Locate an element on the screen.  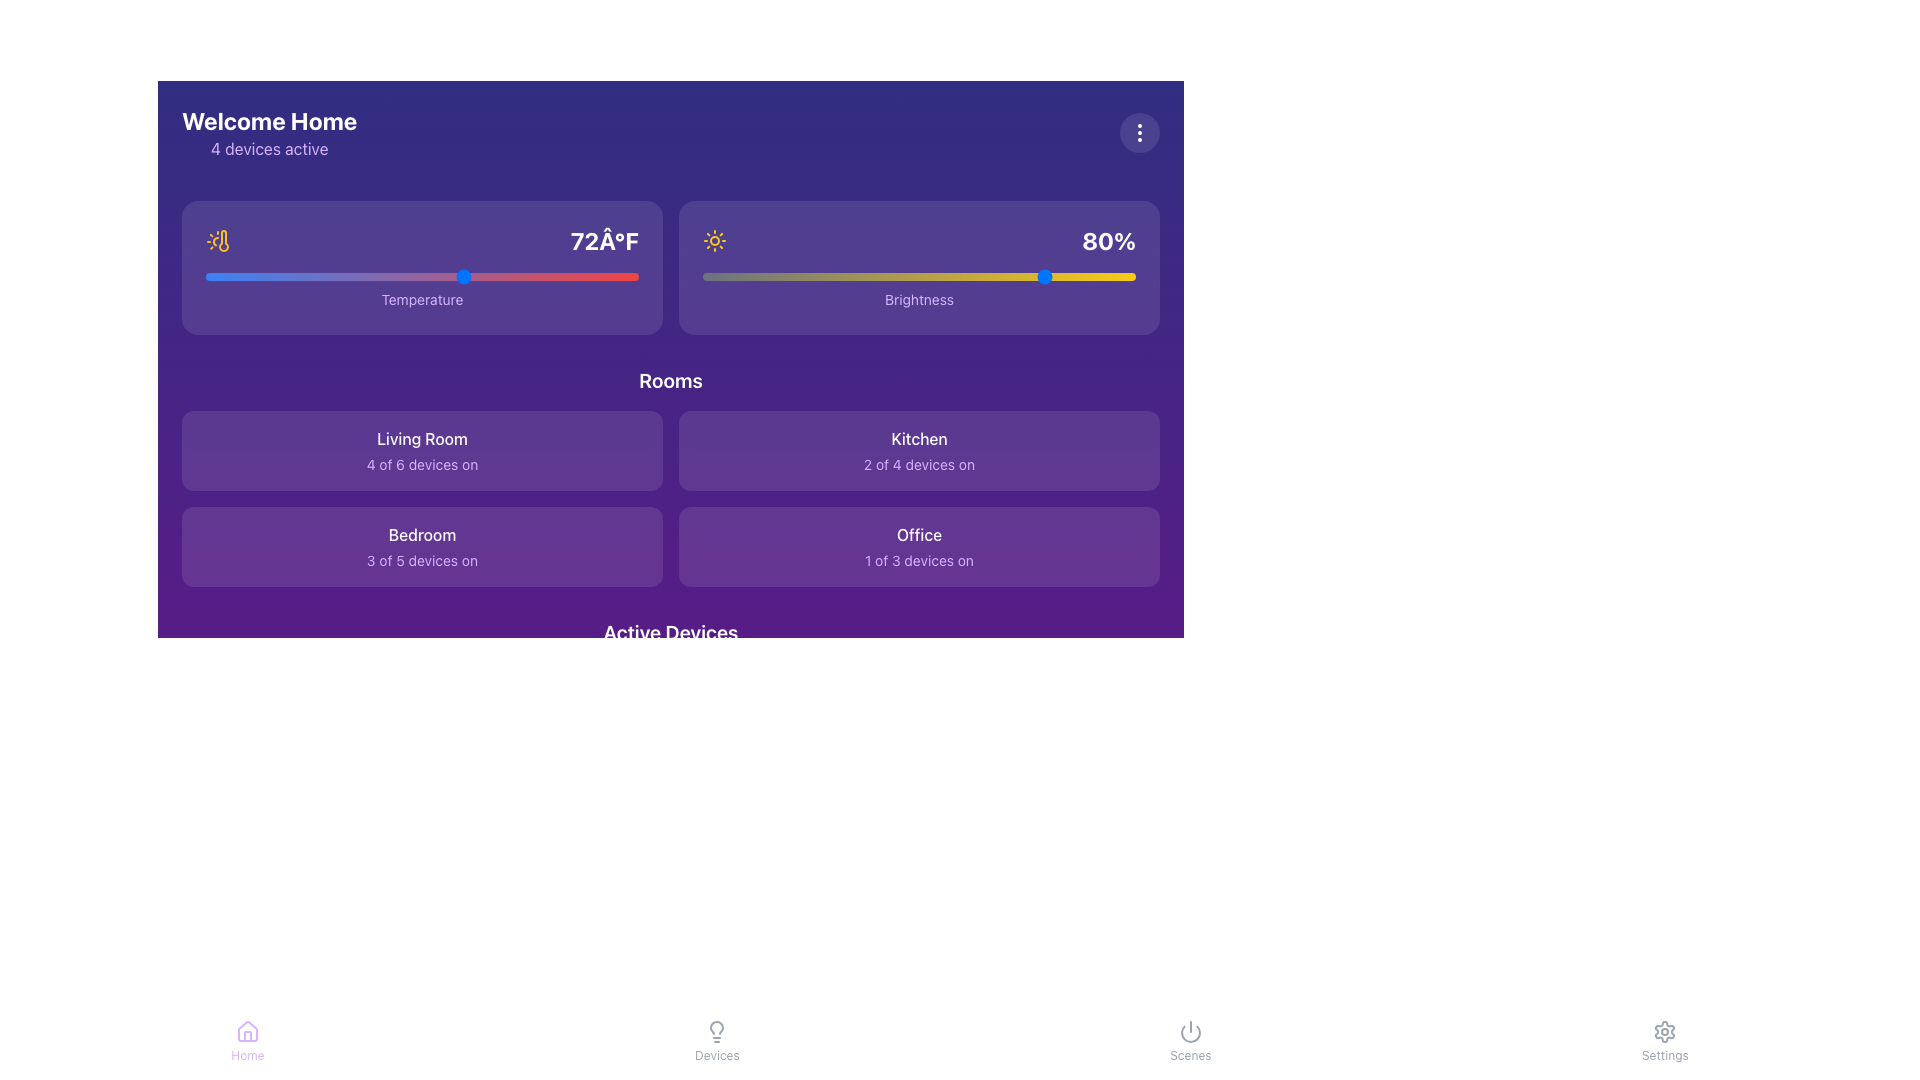
the value of the slider is located at coordinates (421, 277).